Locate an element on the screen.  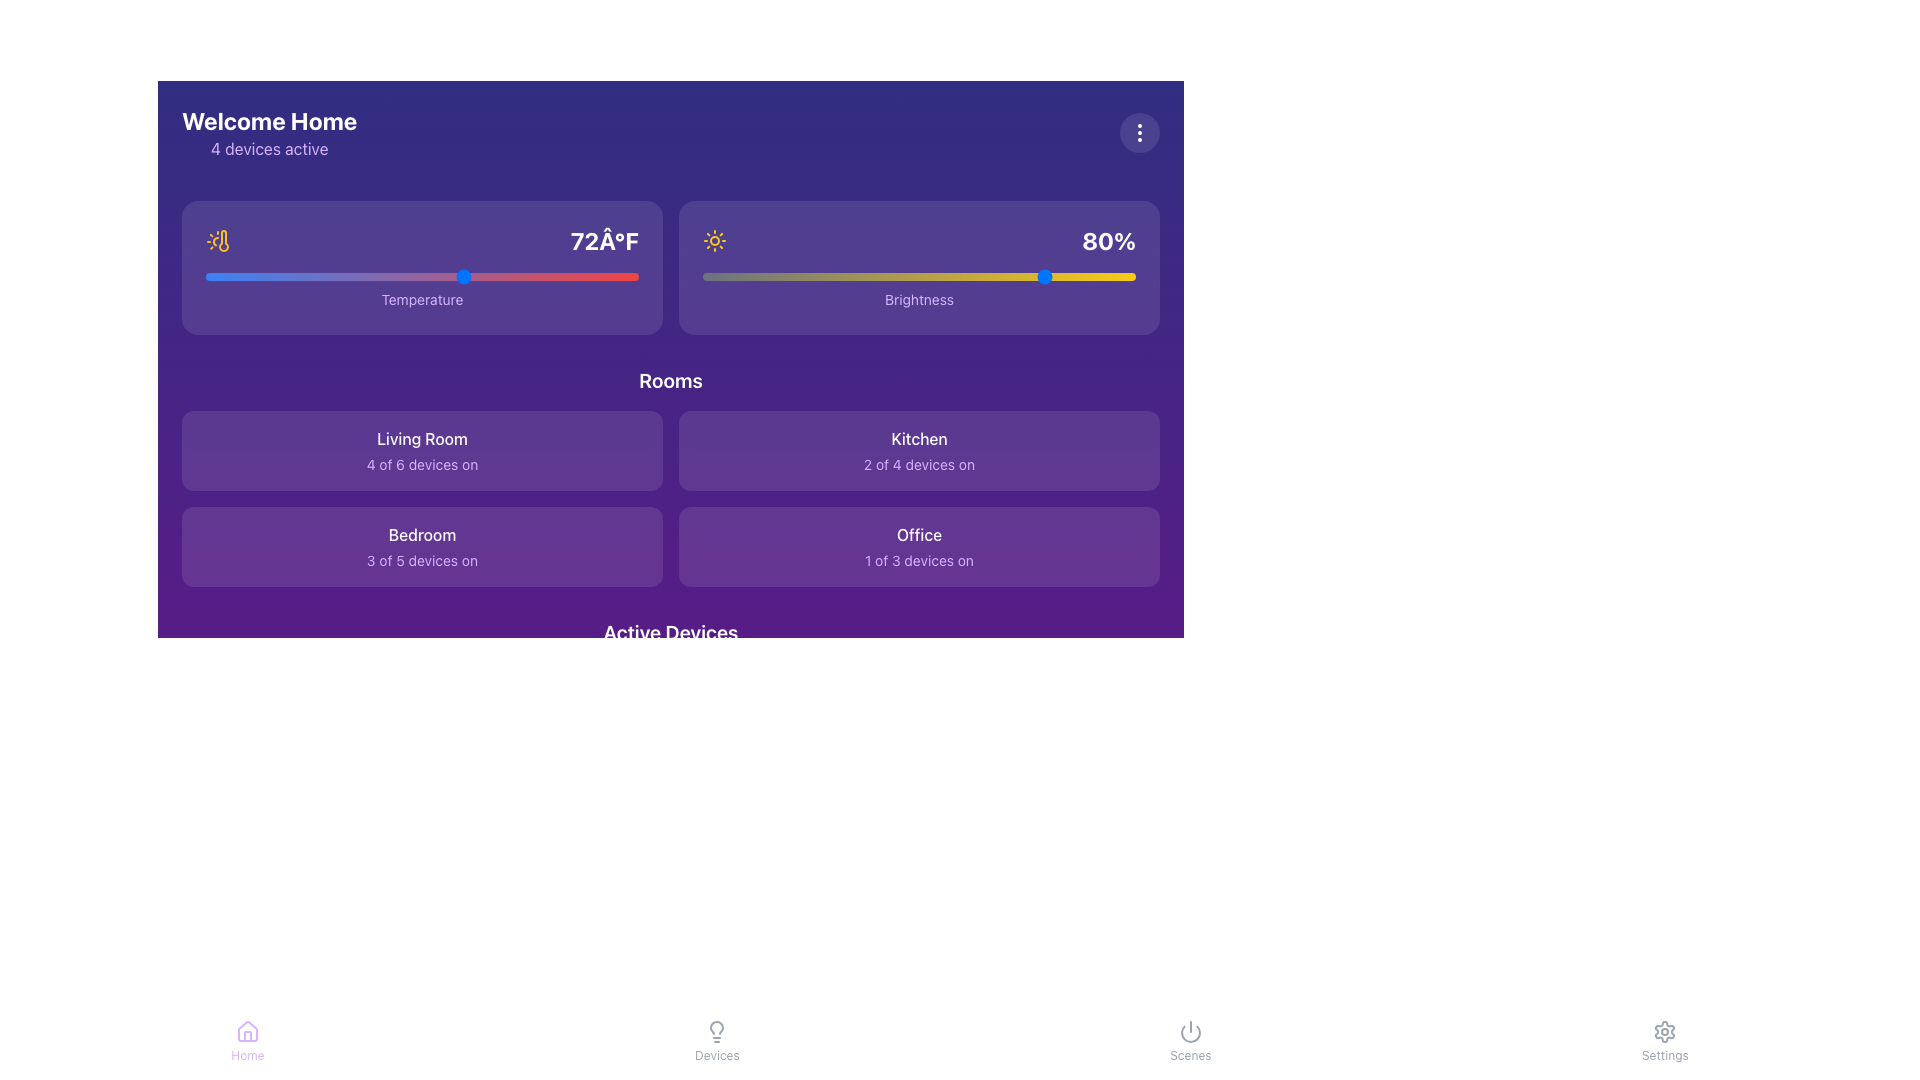
the value of the slider is located at coordinates (421, 277).